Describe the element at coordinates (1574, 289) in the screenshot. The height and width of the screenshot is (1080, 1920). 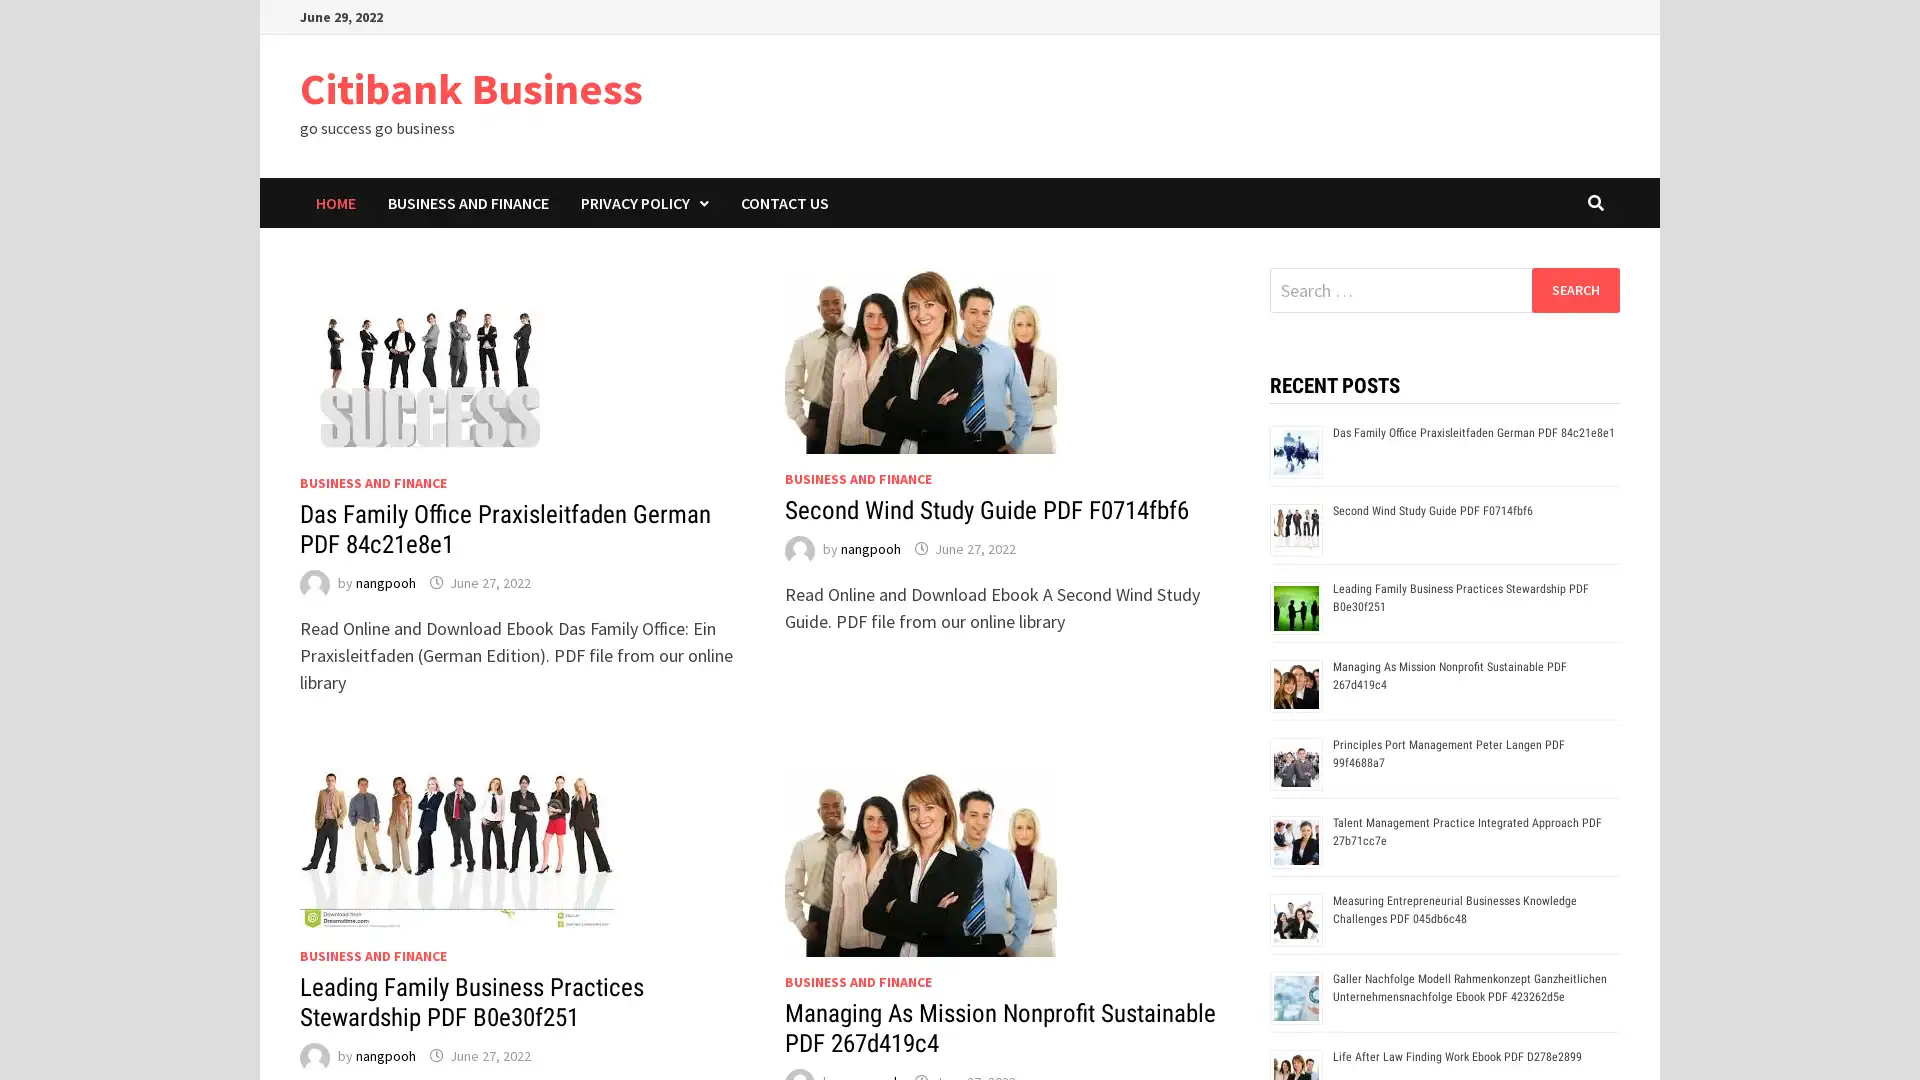
I see `Search` at that location.